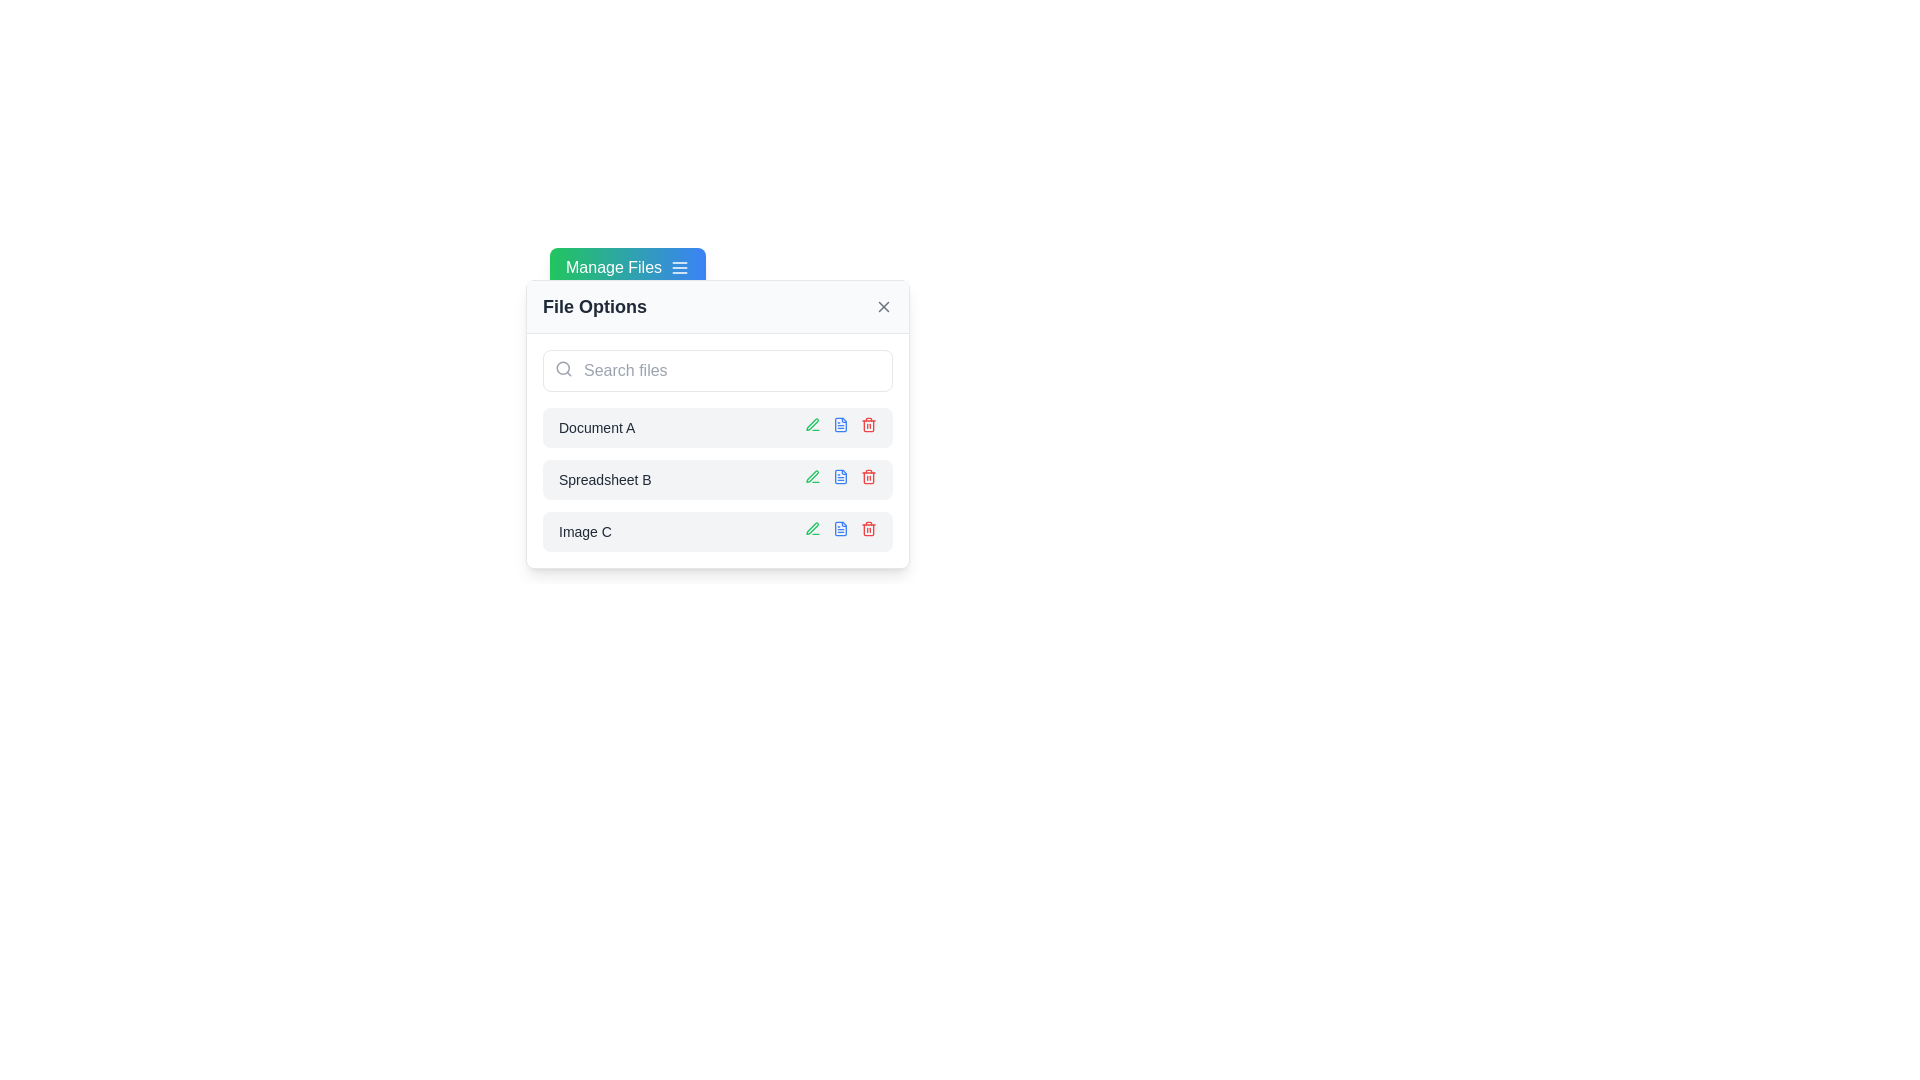 The width and height of the screenshot is (1920, 1080). I want to click on the close button located at the top right corner of the 'File Options' section, so click(882, 307).